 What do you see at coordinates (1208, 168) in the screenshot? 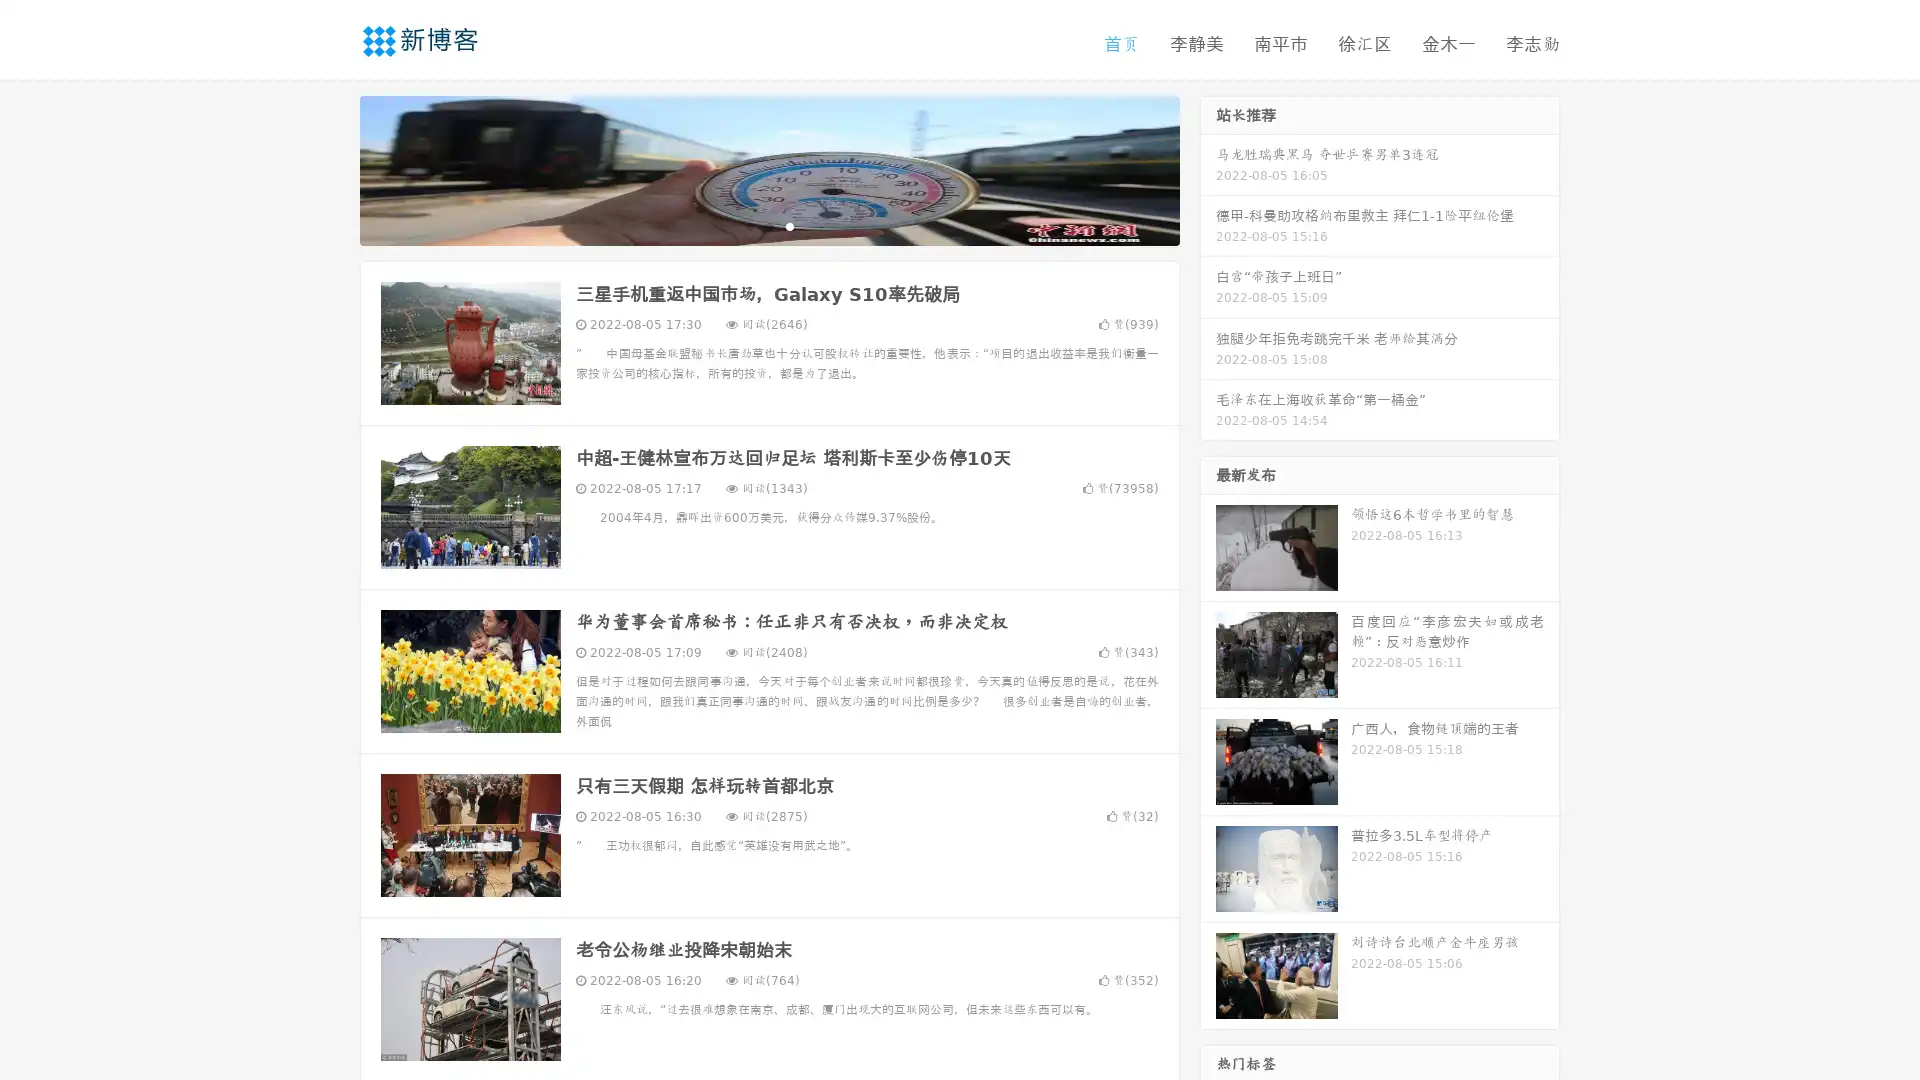
I see `Next slide` at bounding box center [1208, 168].